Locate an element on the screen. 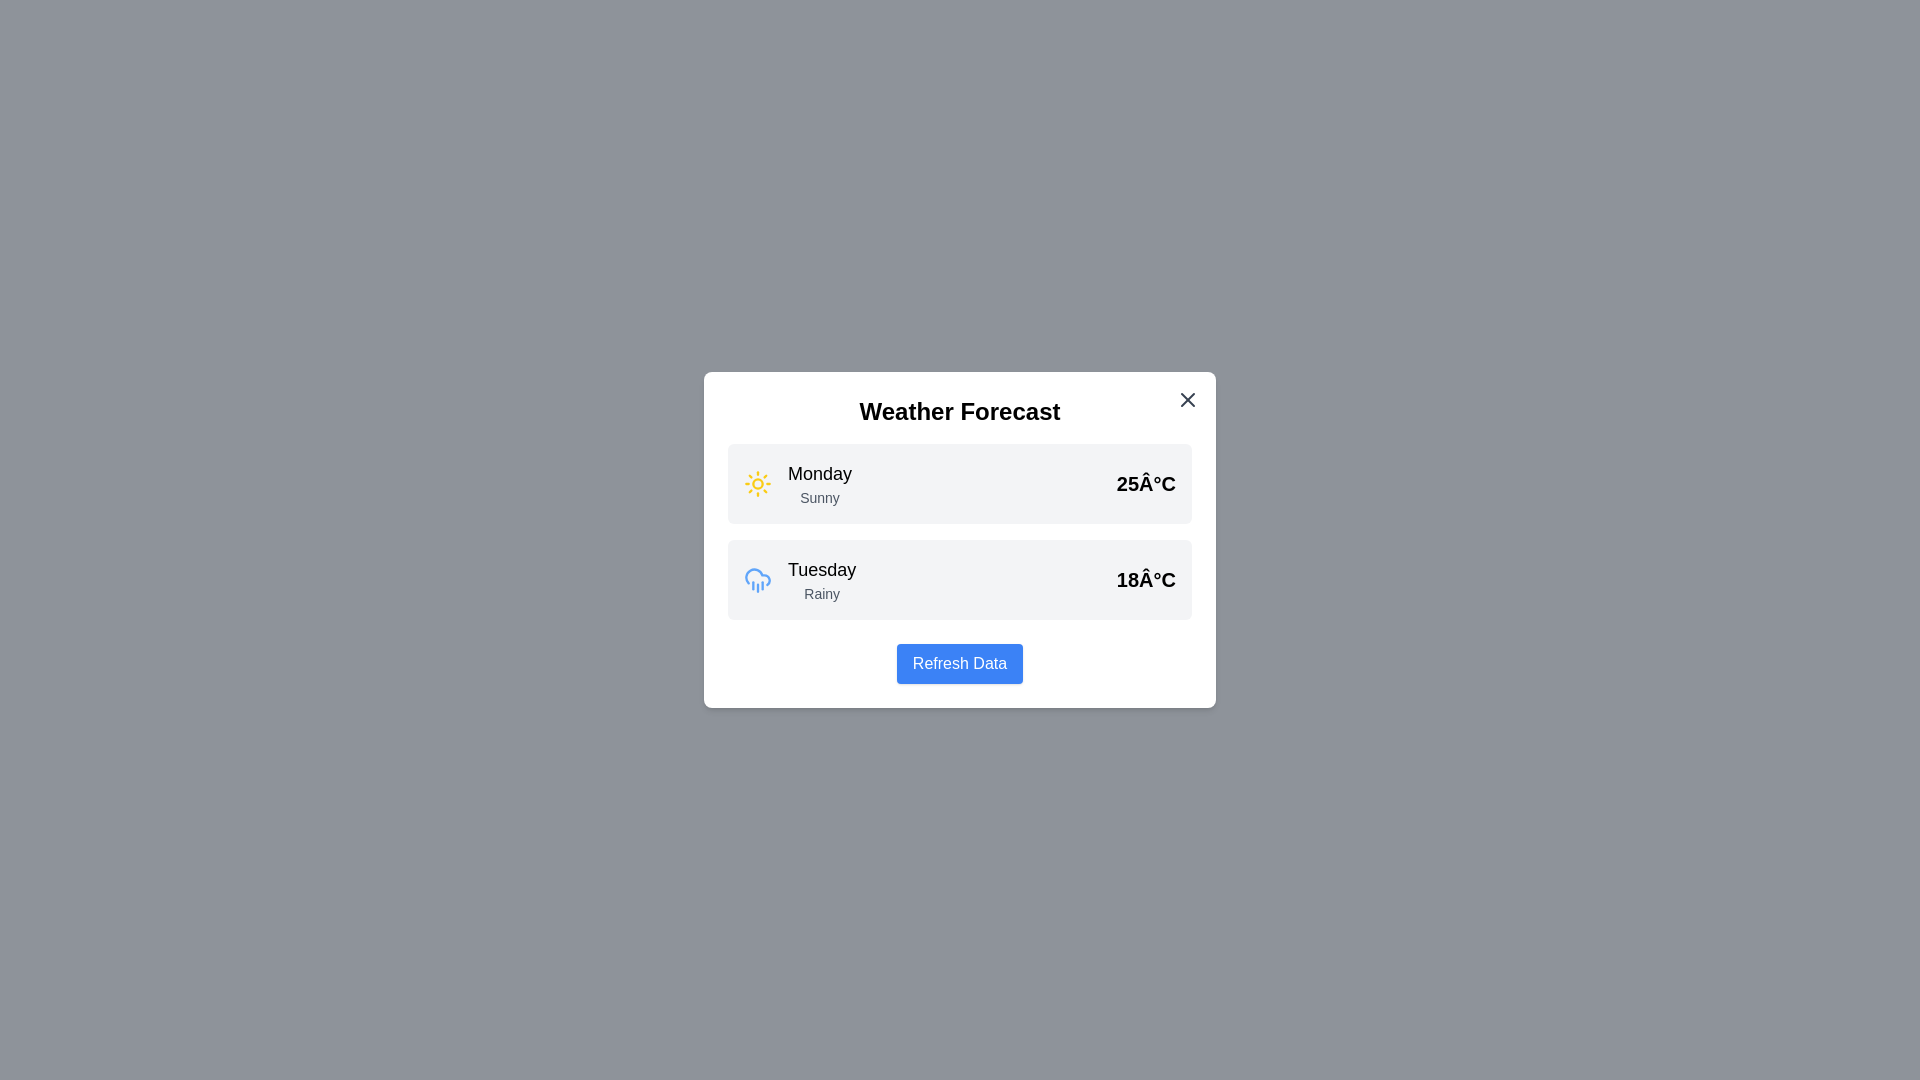  weather forecast details for Monday, which includes the weather condition and temperature, from the first entry in the weather forecast dialog box is located at coordinates (960, 483).